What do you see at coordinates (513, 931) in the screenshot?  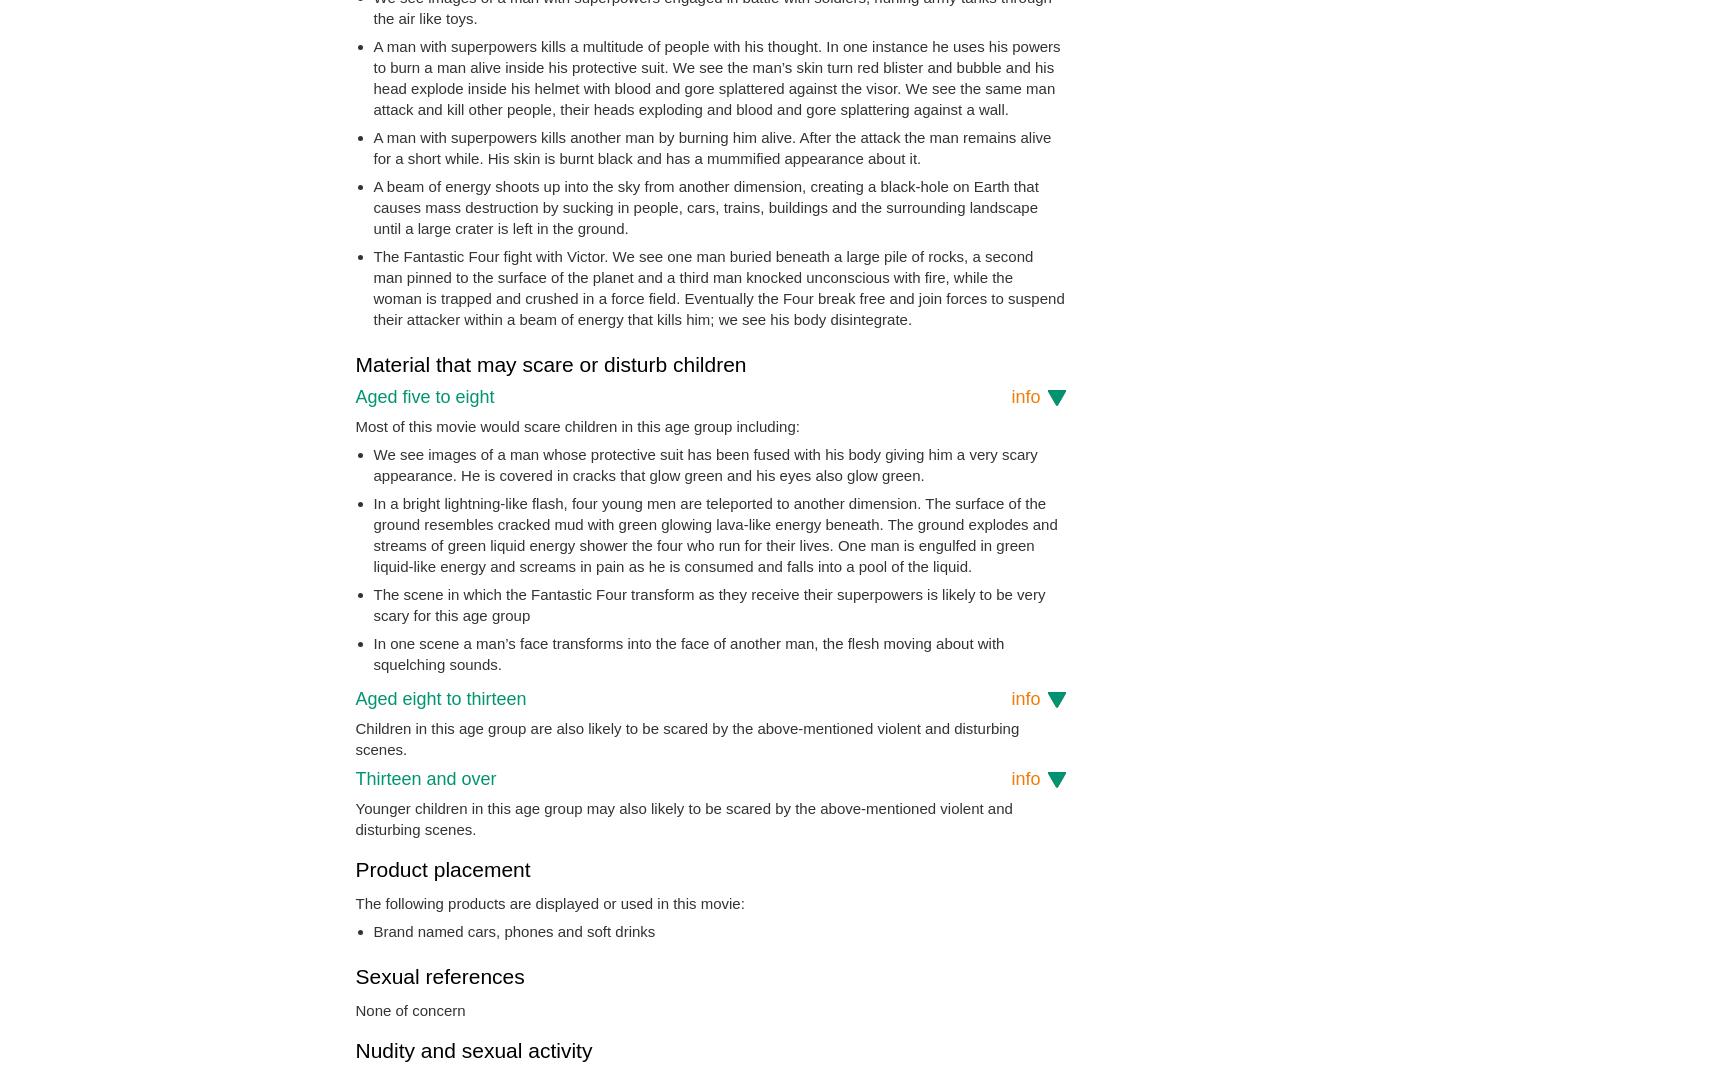 I see `'Brand named cars, phones and soft drinks'` at bounding box center [513, 931].